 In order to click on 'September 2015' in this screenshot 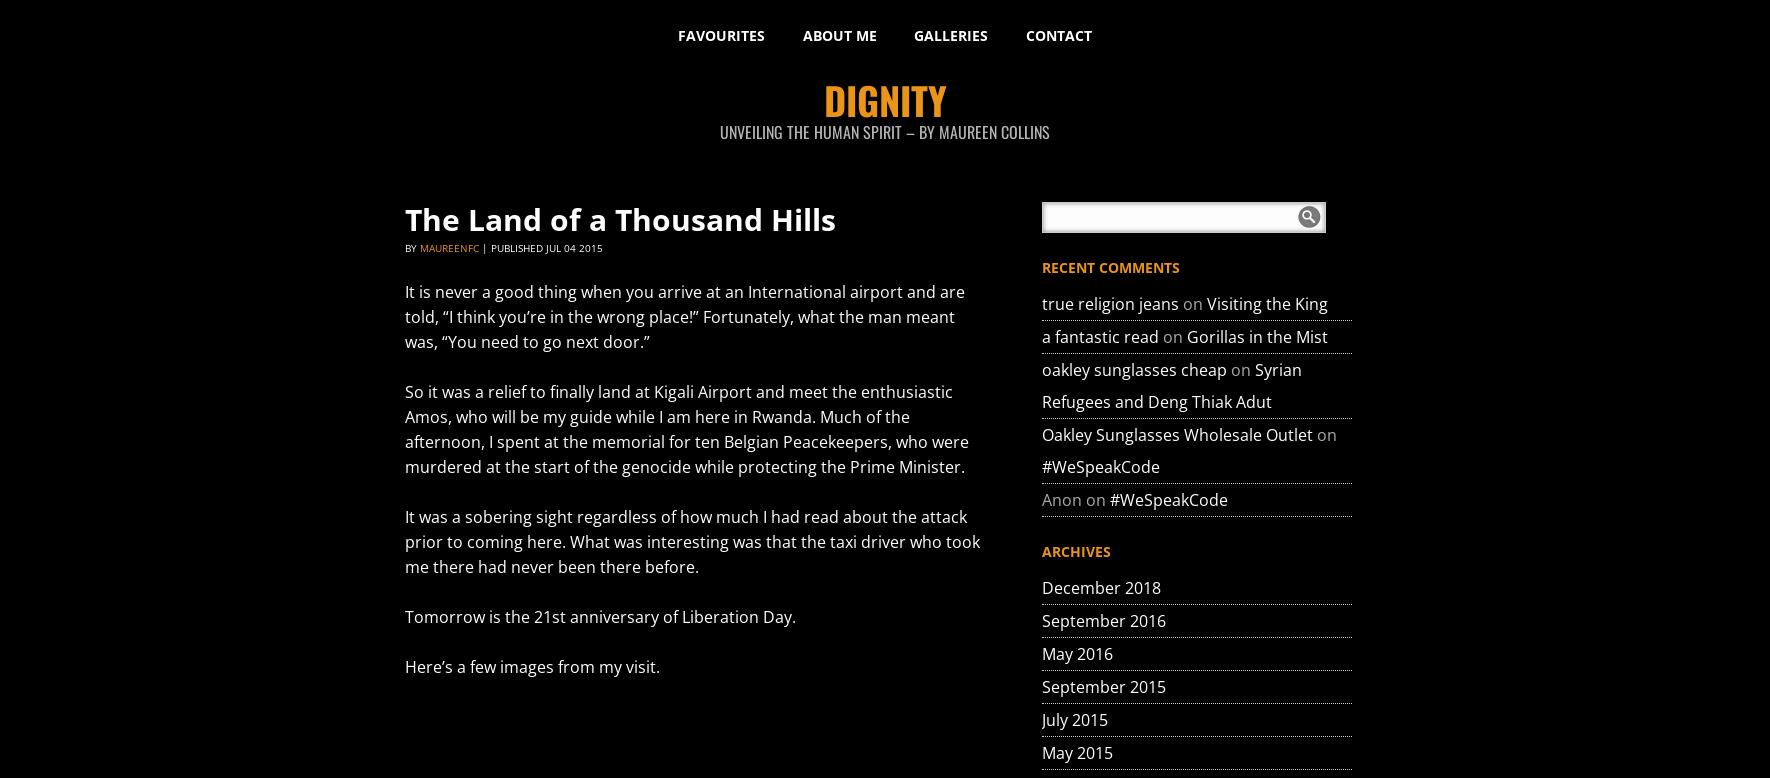, I will do `click(1103, 686)`.